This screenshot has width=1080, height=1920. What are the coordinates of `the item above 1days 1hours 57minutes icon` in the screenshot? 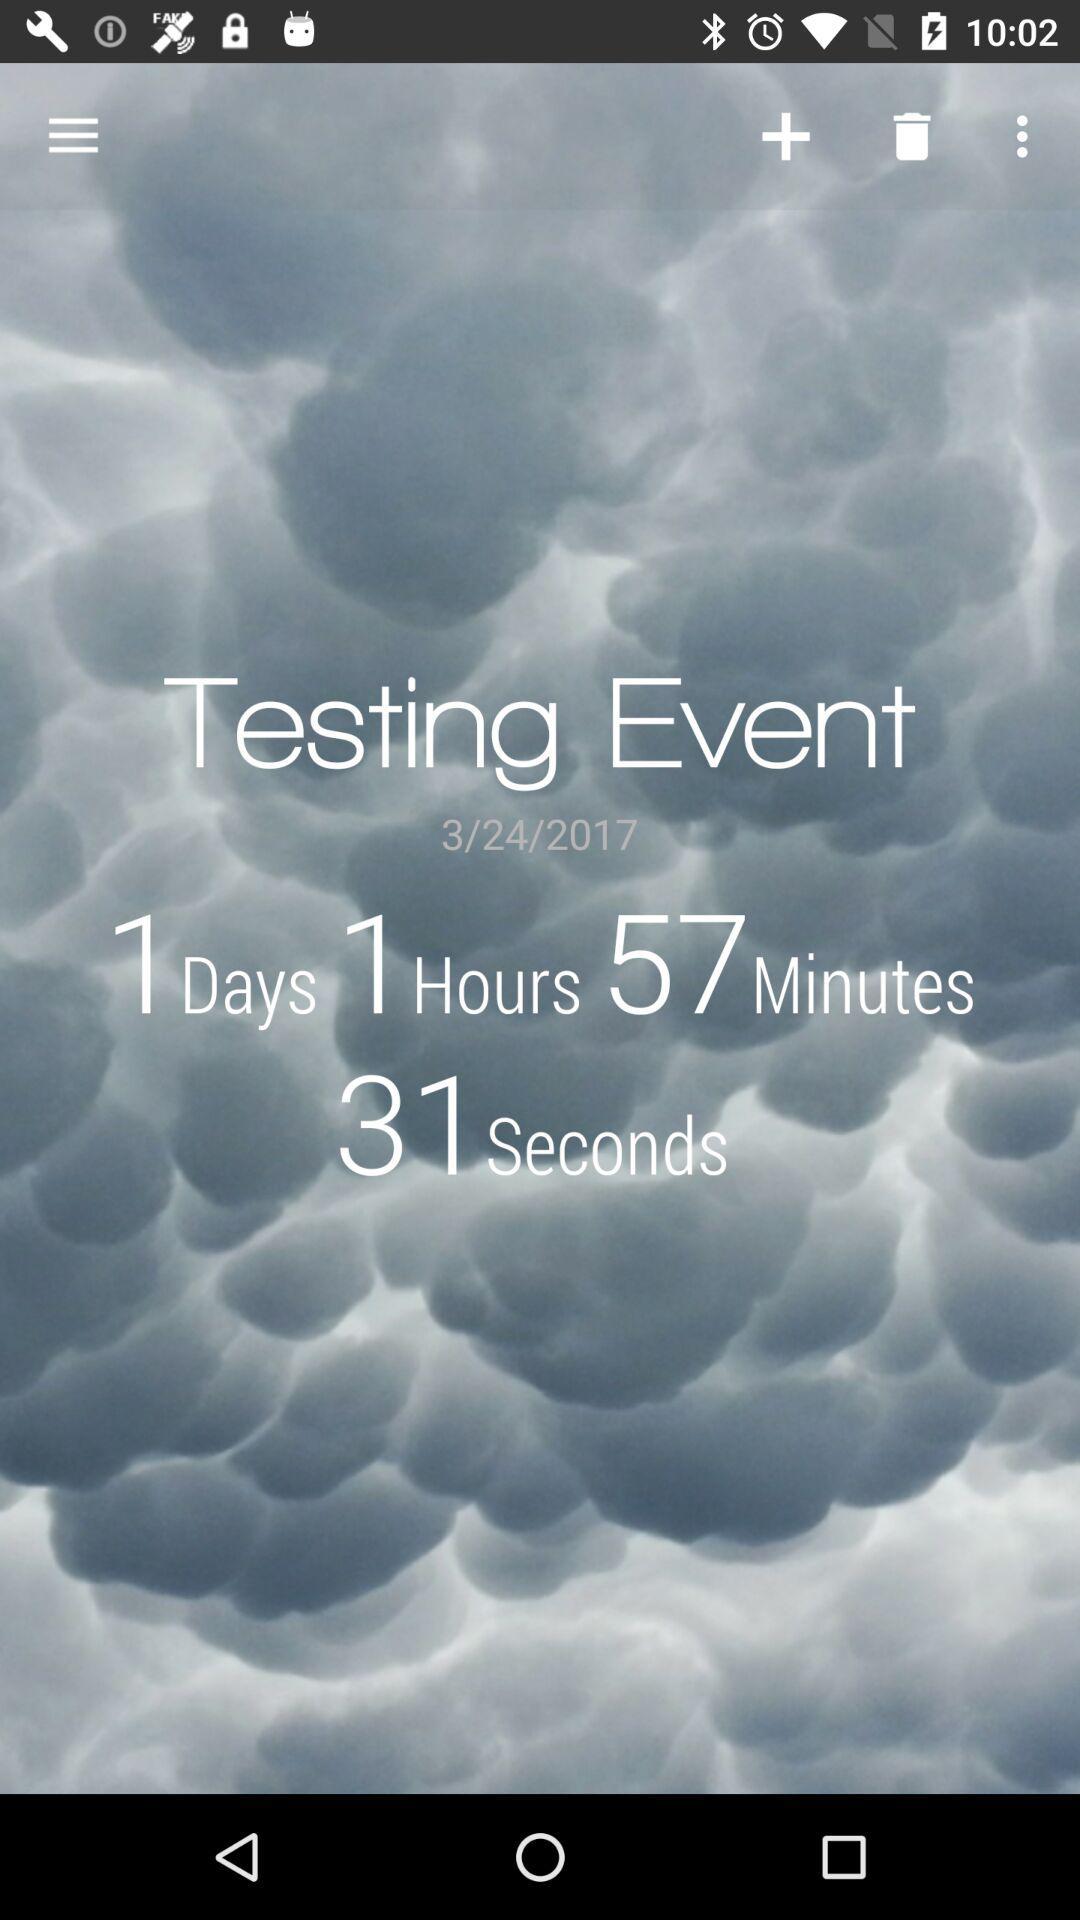 It's located at (72, 135).